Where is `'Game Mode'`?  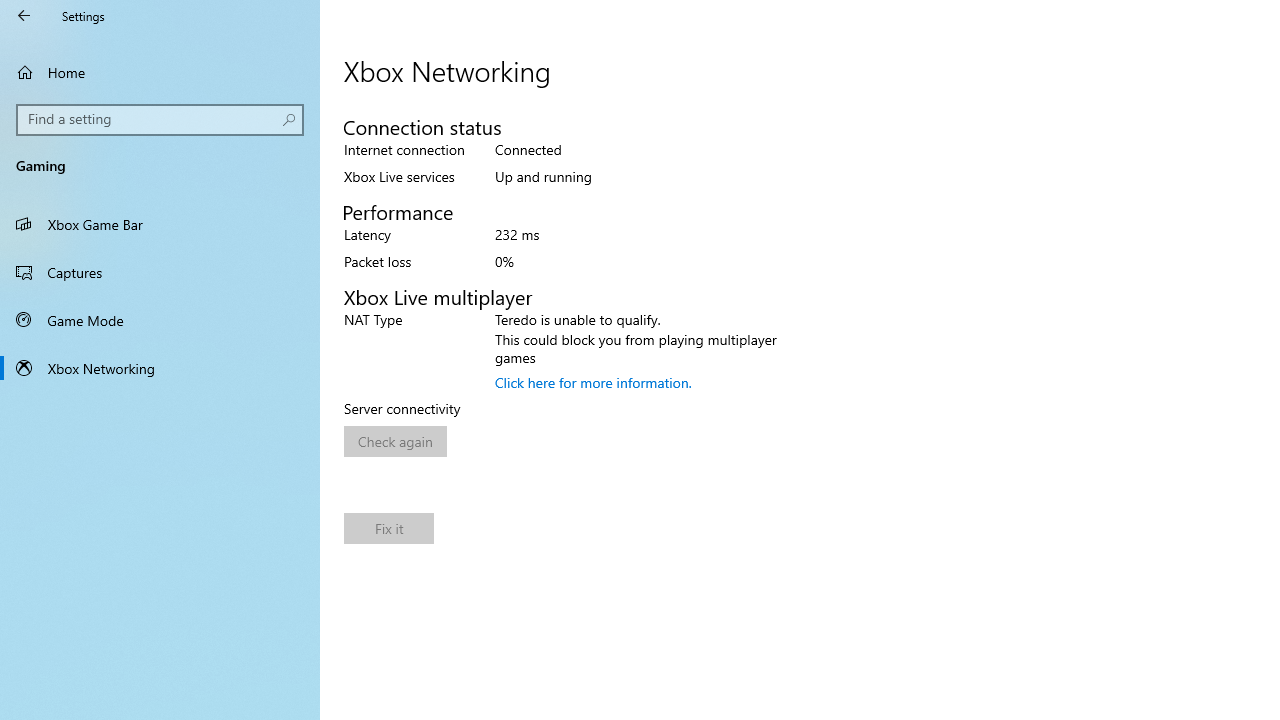 'Game Mode' is located at coordinates (160, 319).